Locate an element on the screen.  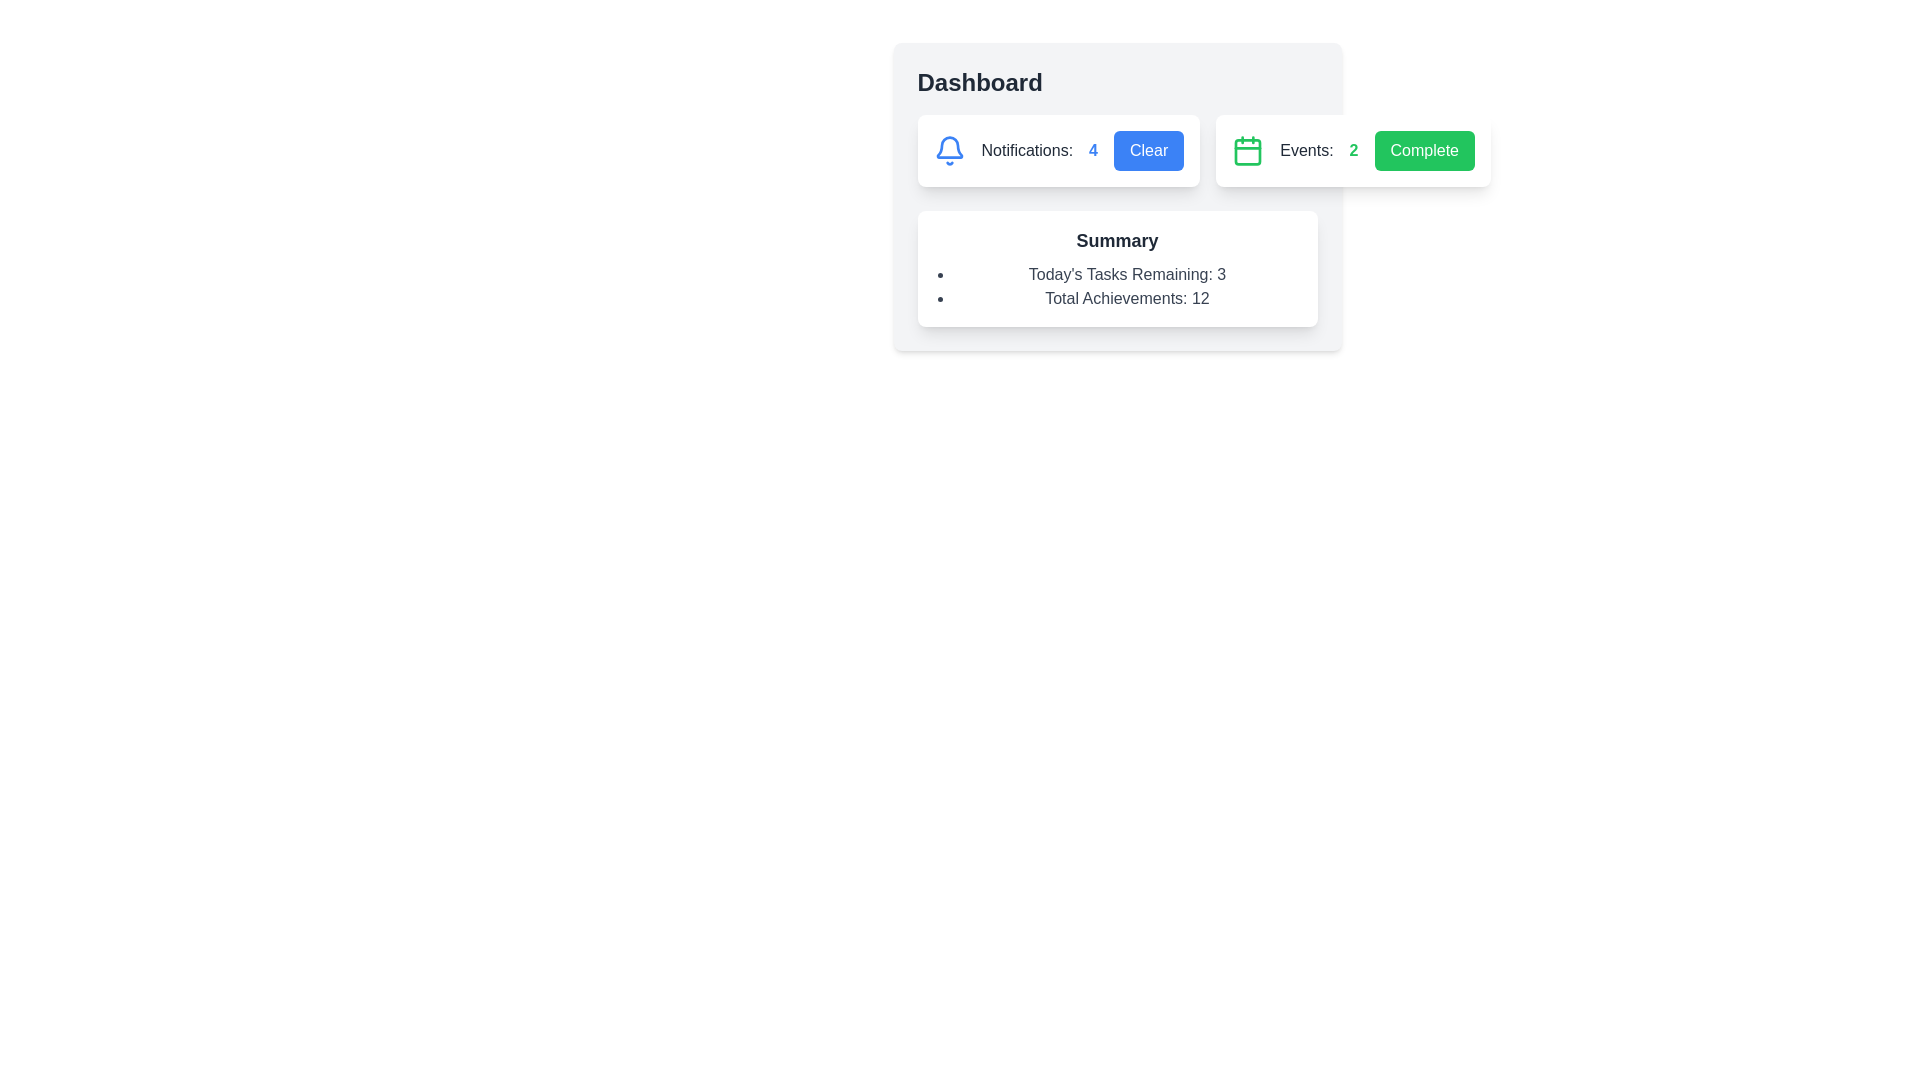
notification count from the Notification Panel which has a white background, a bell icon, and a 'Clear' button is located at coordinates (1057, 149).